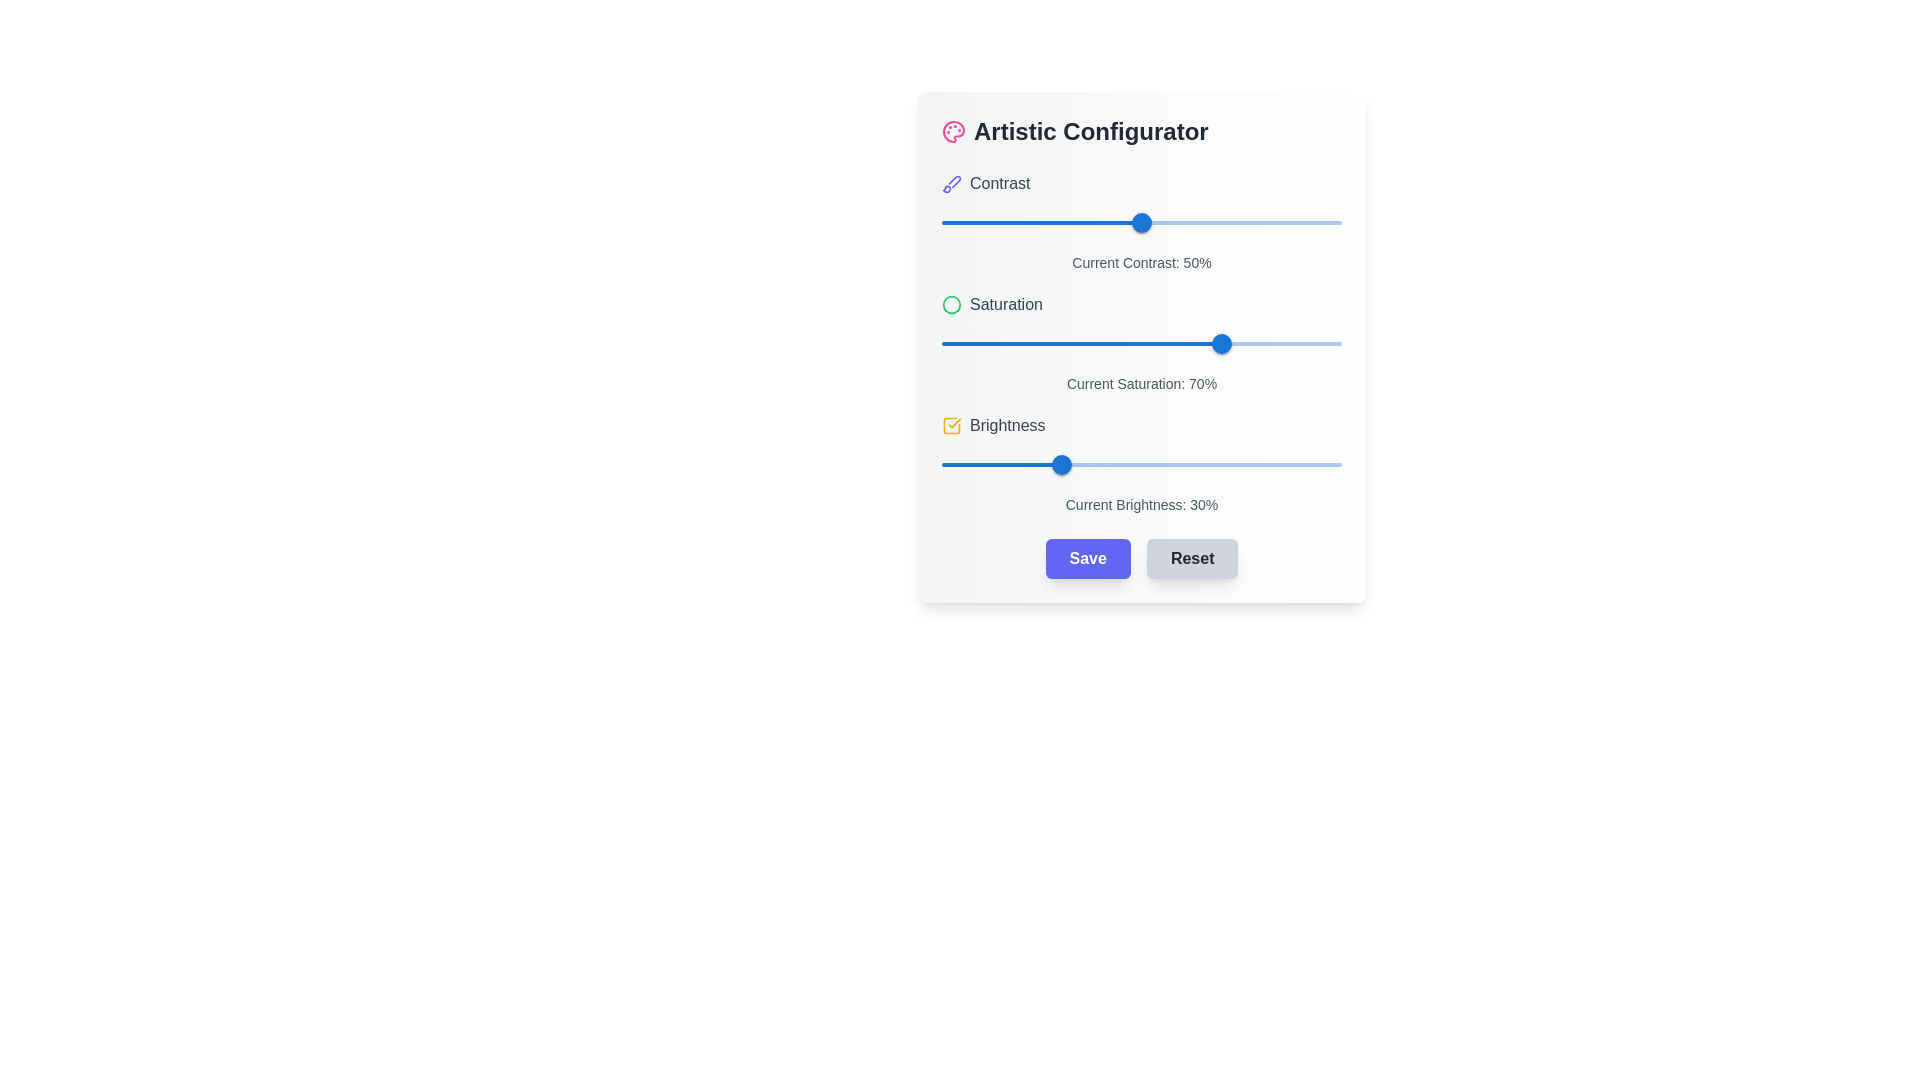 This screenshot has width=1920, height=1080. I want to click on the label indicating the contrast settings adjustment, which is located to the right of an indigo-colored brush icon and above the 'Current Contrast: 50%' slider in the 'Artistic Configurator' control box, so click(1000, 184).